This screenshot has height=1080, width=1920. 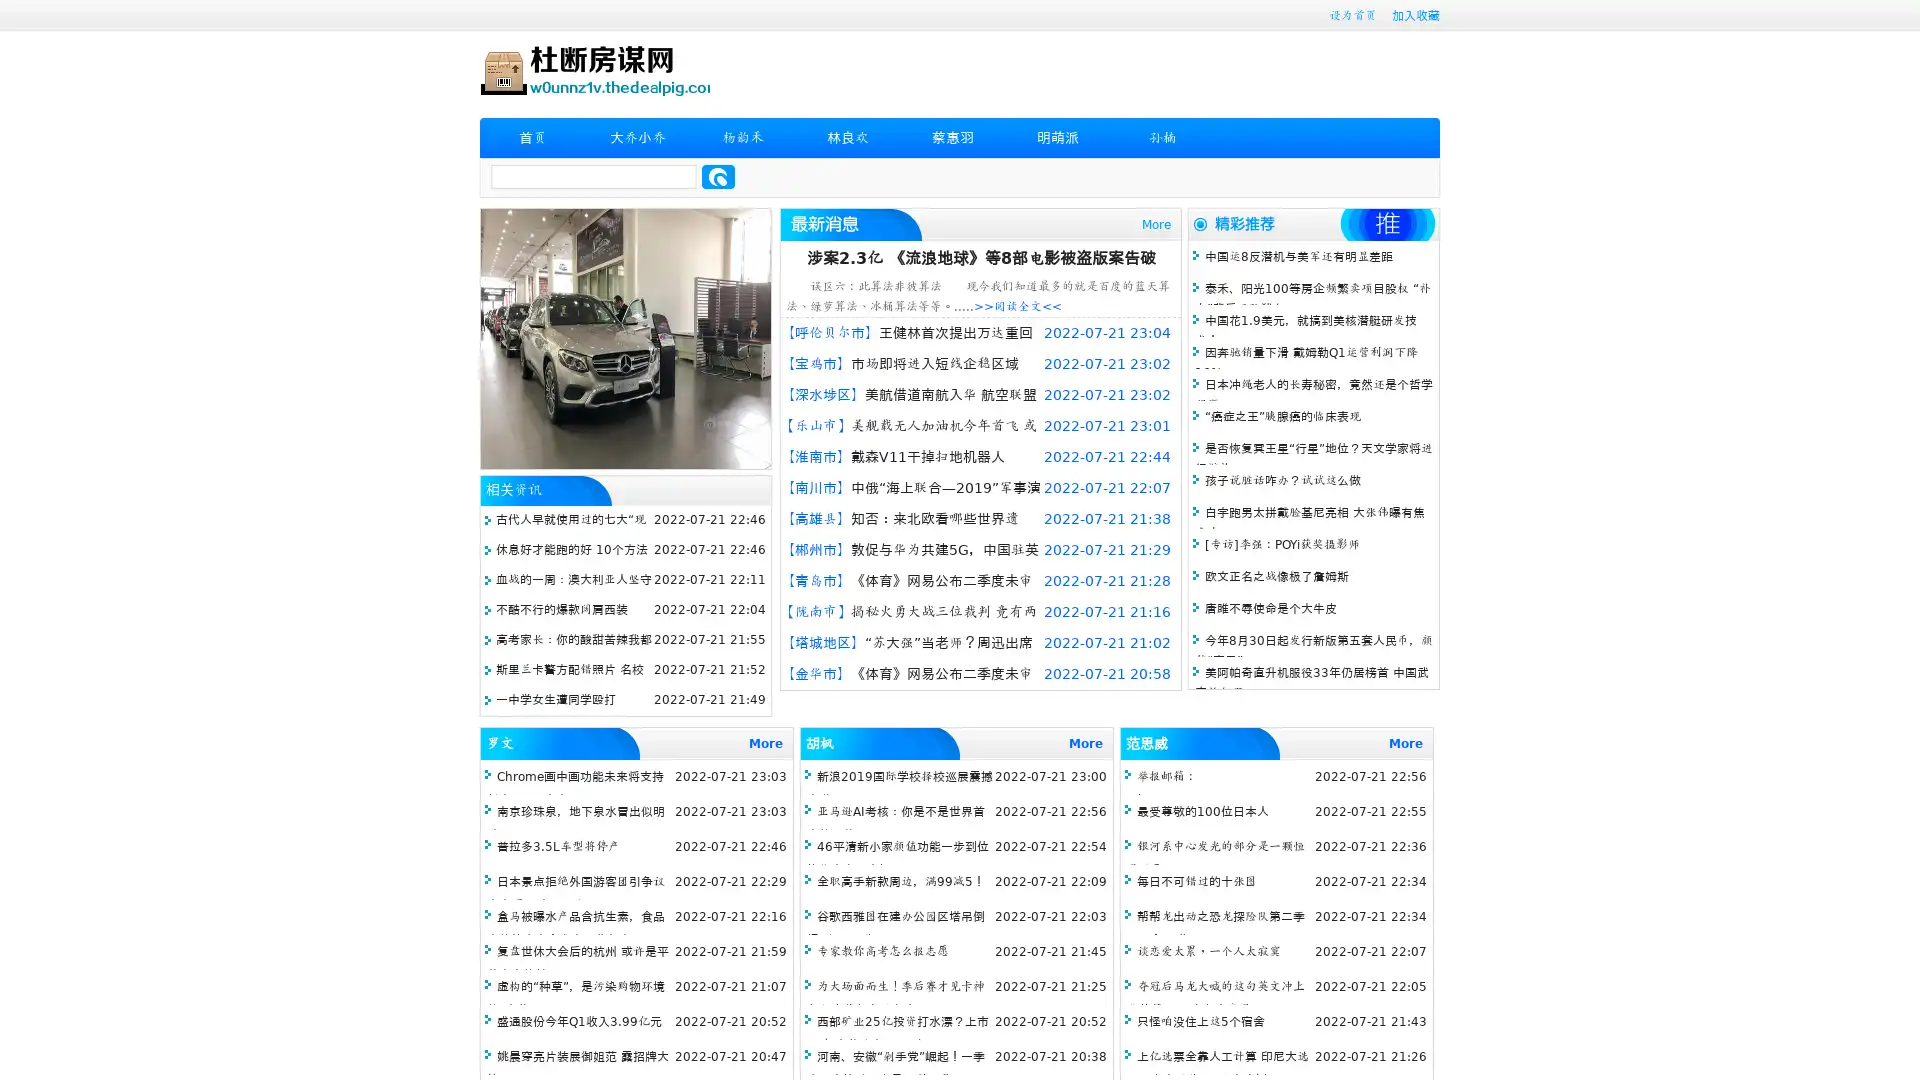 What do you see at coordinates (718, 176) in the screenshot?
I see `Search` at bounding box center [718, 176].